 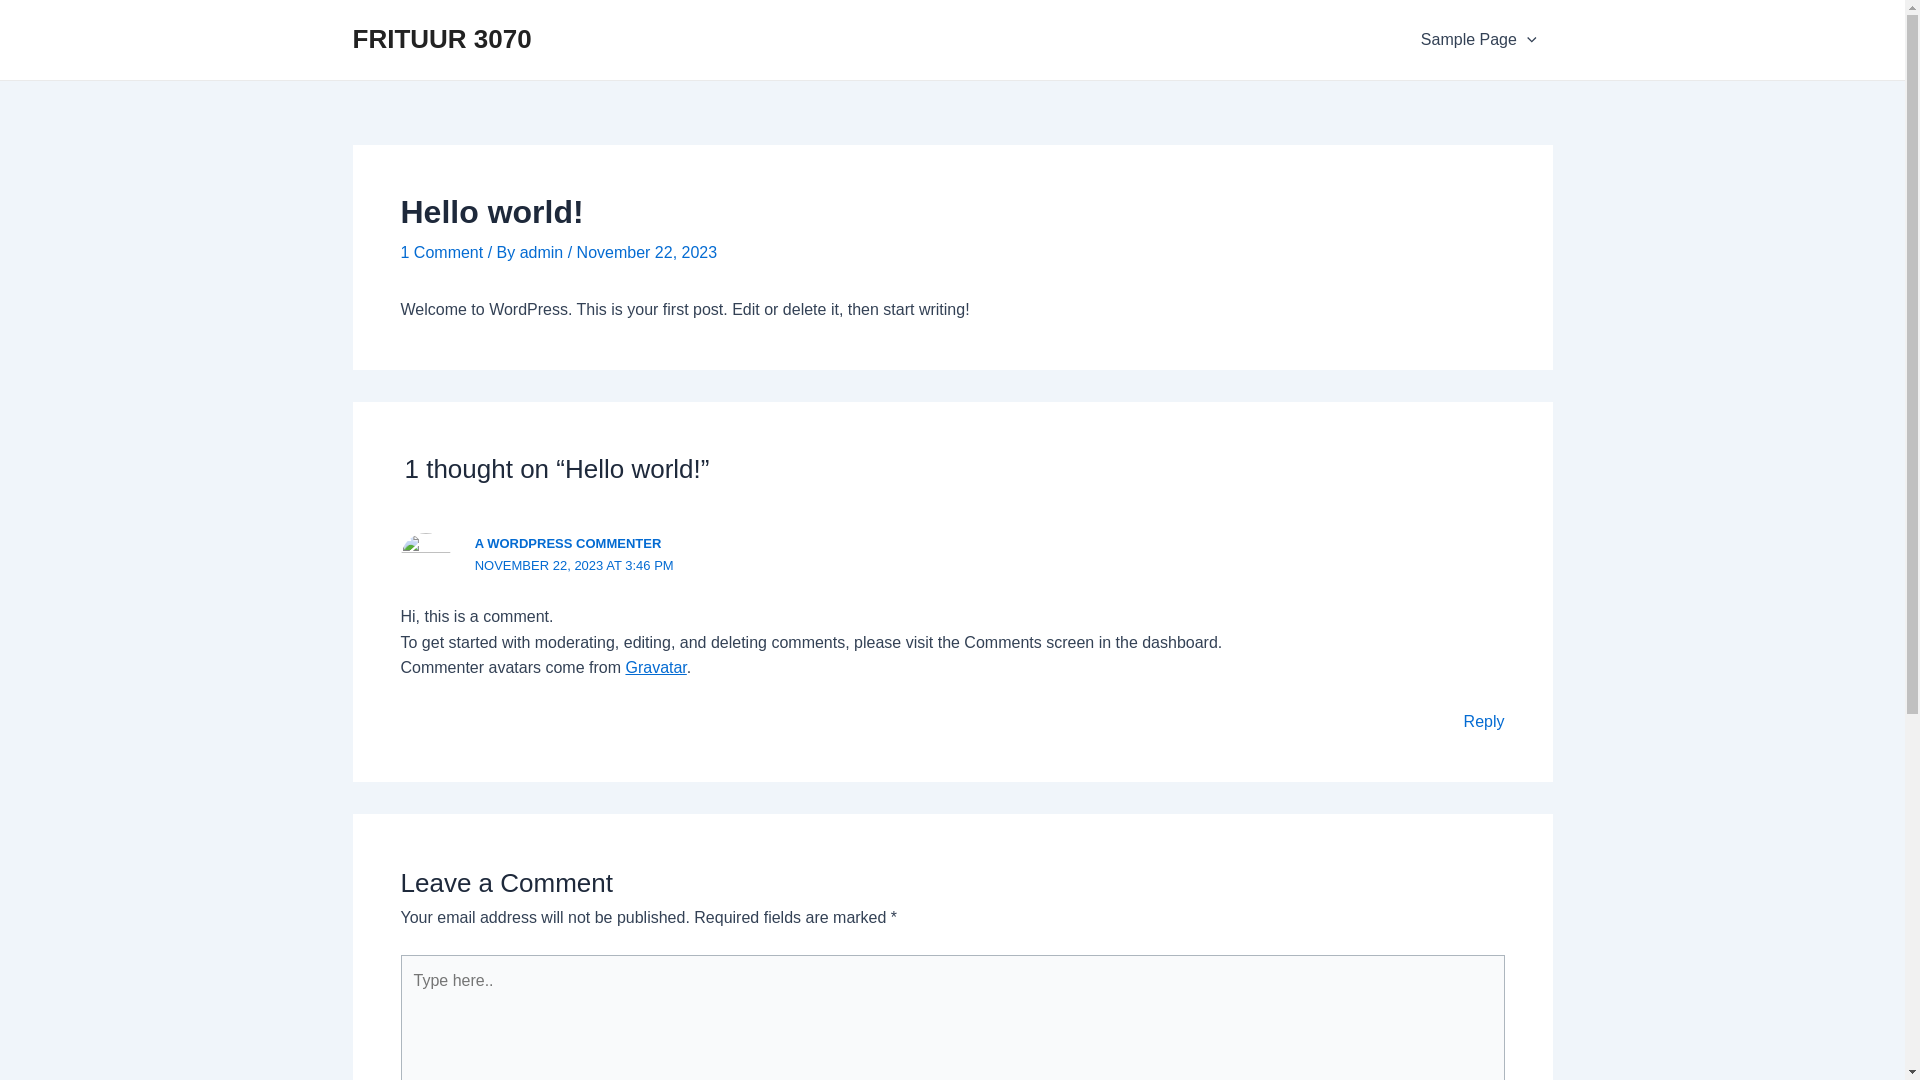 What do you see at coordinates (1478, 39) in the screenshot?
I see `'Sample Page'` at bounding box center [1478, 39].